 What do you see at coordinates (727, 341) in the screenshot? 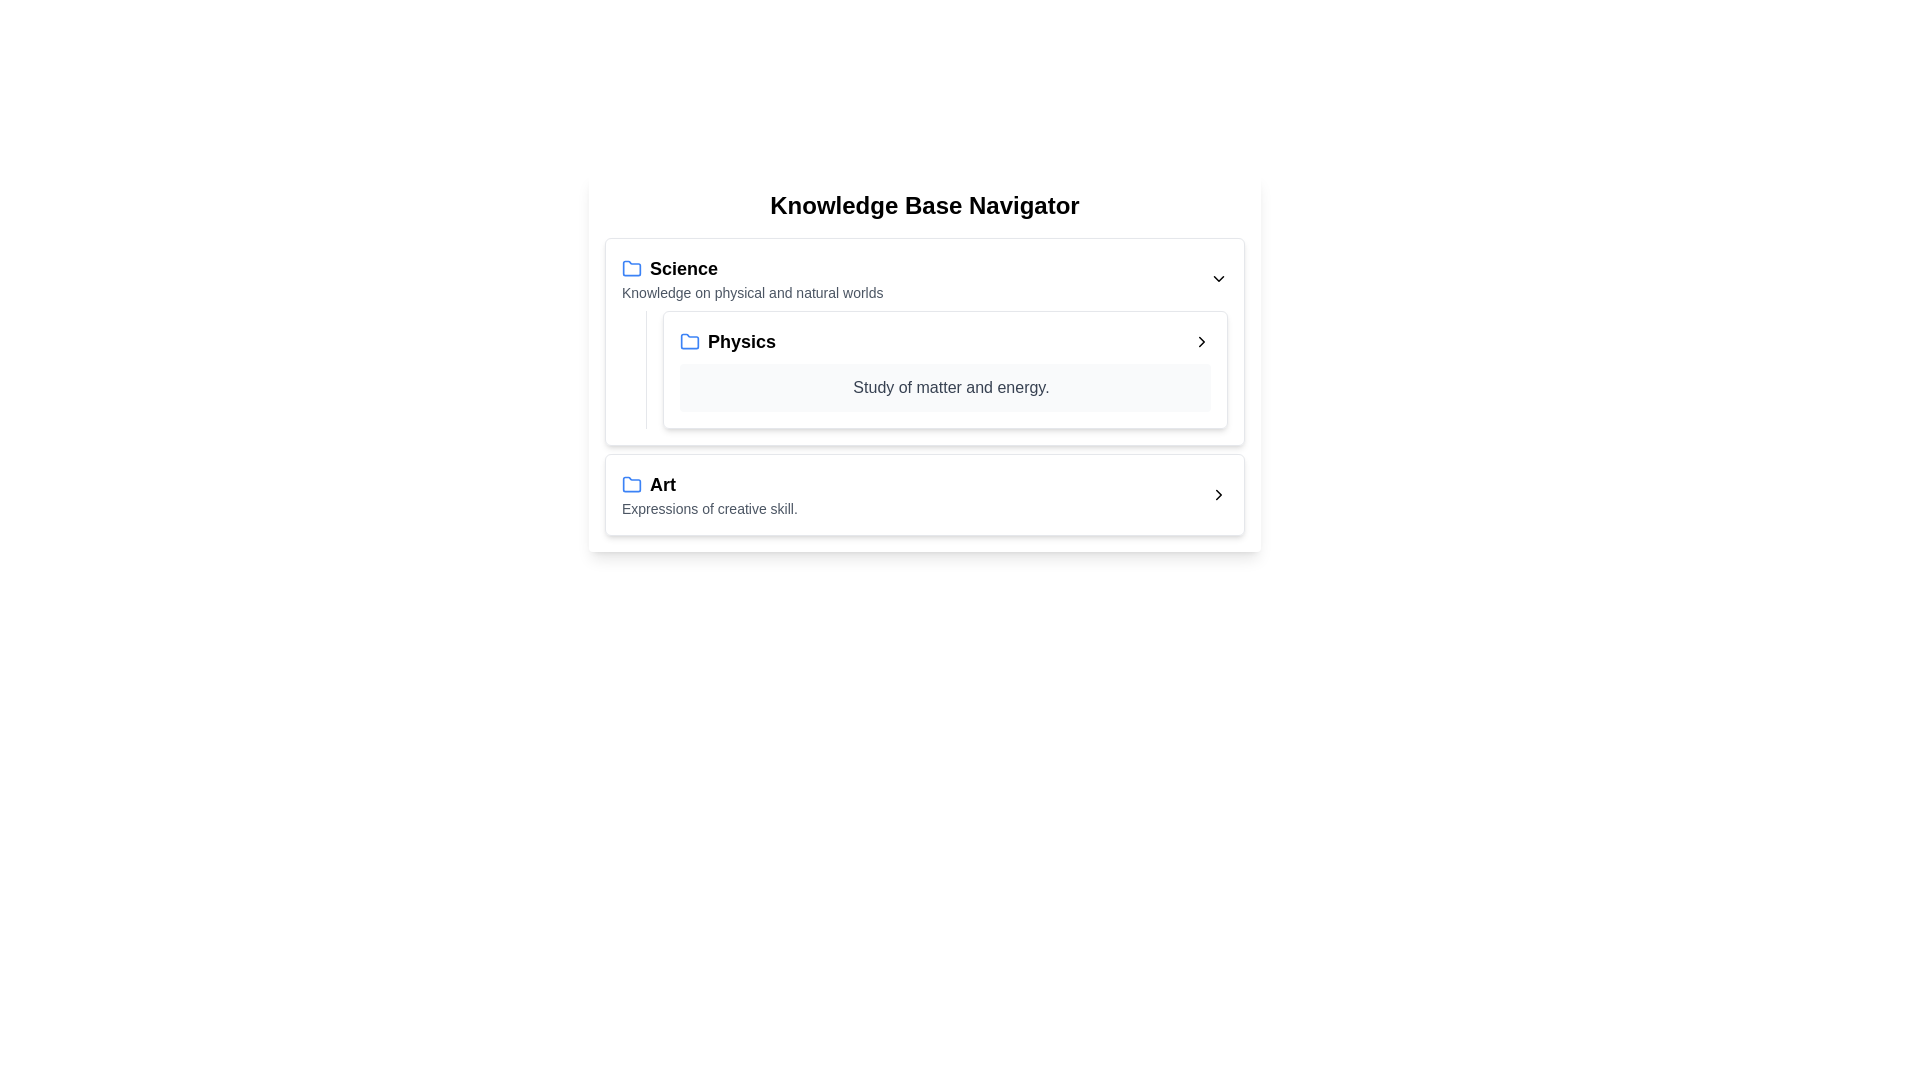
I see `the 'Physics' label/text element located to the right of the blue folder icon in the science navigation pane` at bounding box center [727, 341].